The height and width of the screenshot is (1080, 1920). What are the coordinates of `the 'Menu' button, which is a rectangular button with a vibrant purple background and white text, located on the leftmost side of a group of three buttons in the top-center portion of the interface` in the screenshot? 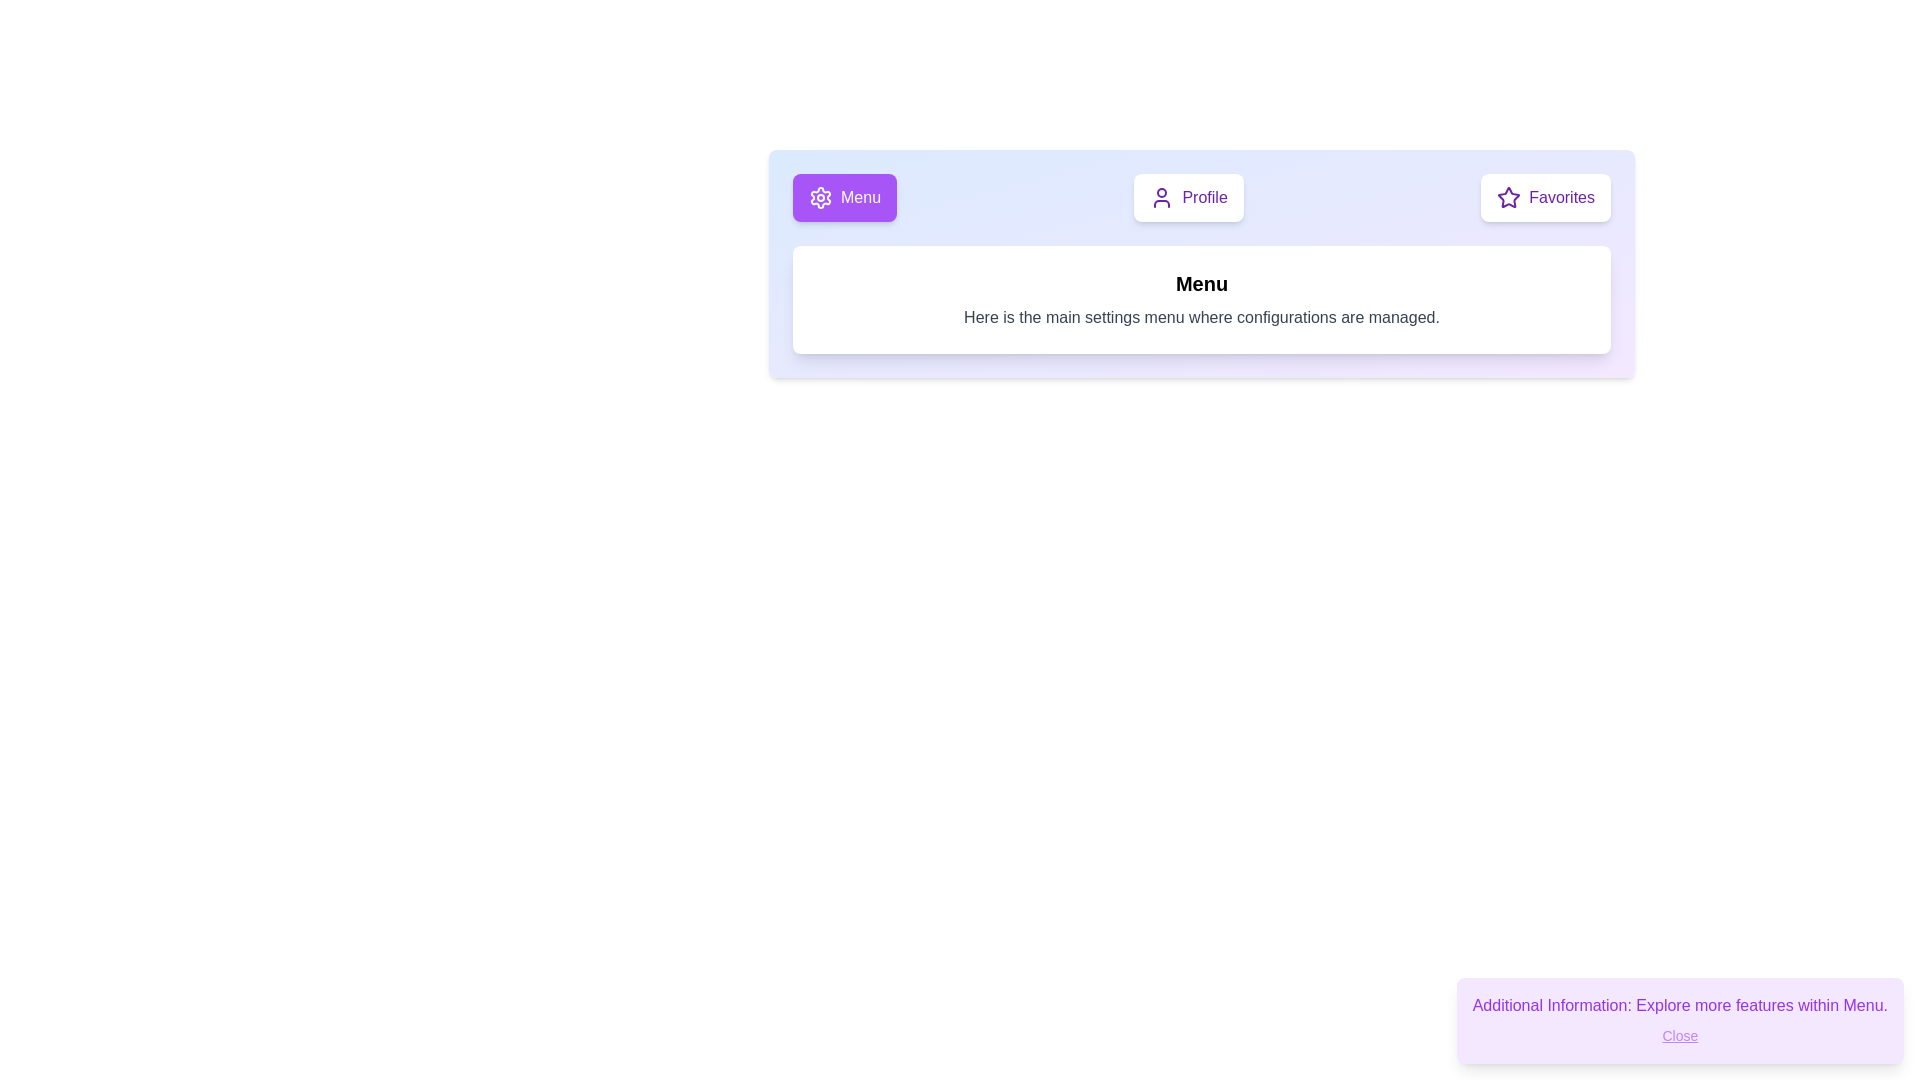 It's located at (844, 197).